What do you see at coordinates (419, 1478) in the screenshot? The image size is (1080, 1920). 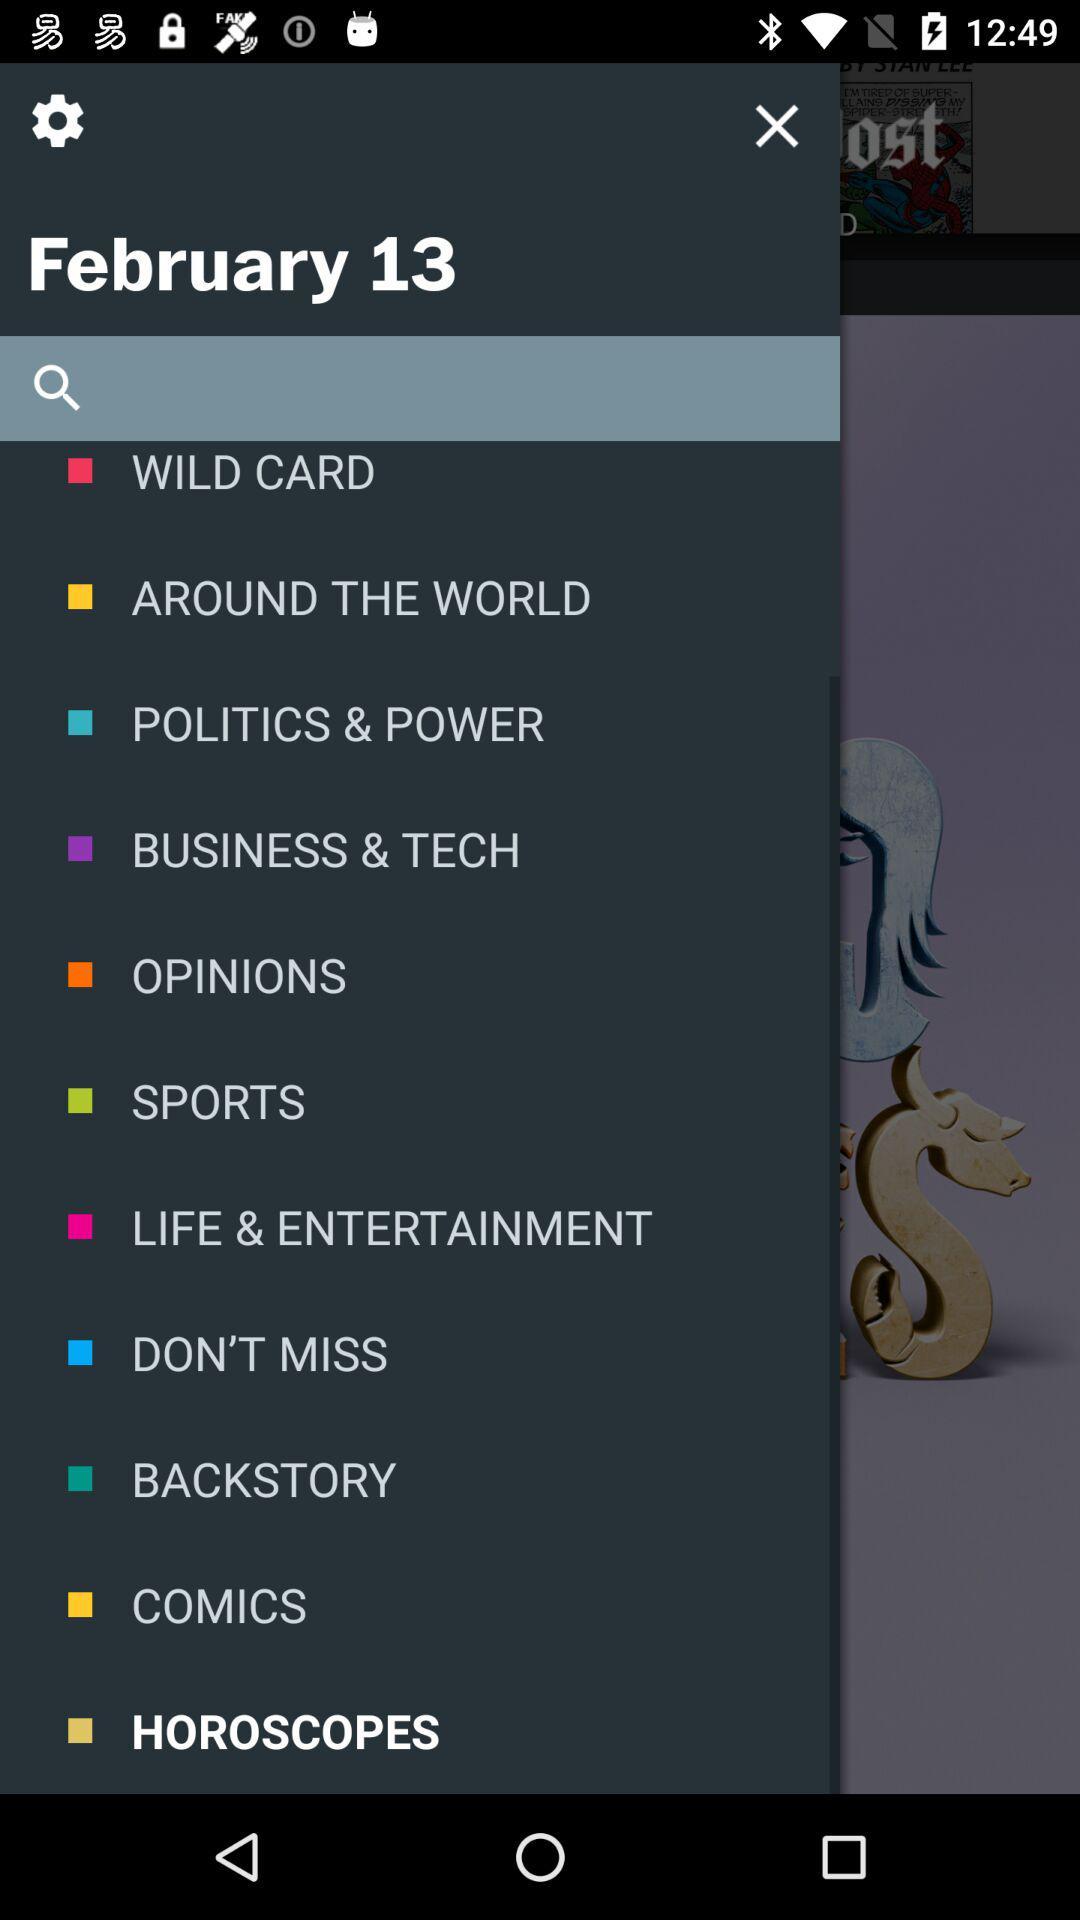 I see `backstory icon` at bounding box center [419, 1478].